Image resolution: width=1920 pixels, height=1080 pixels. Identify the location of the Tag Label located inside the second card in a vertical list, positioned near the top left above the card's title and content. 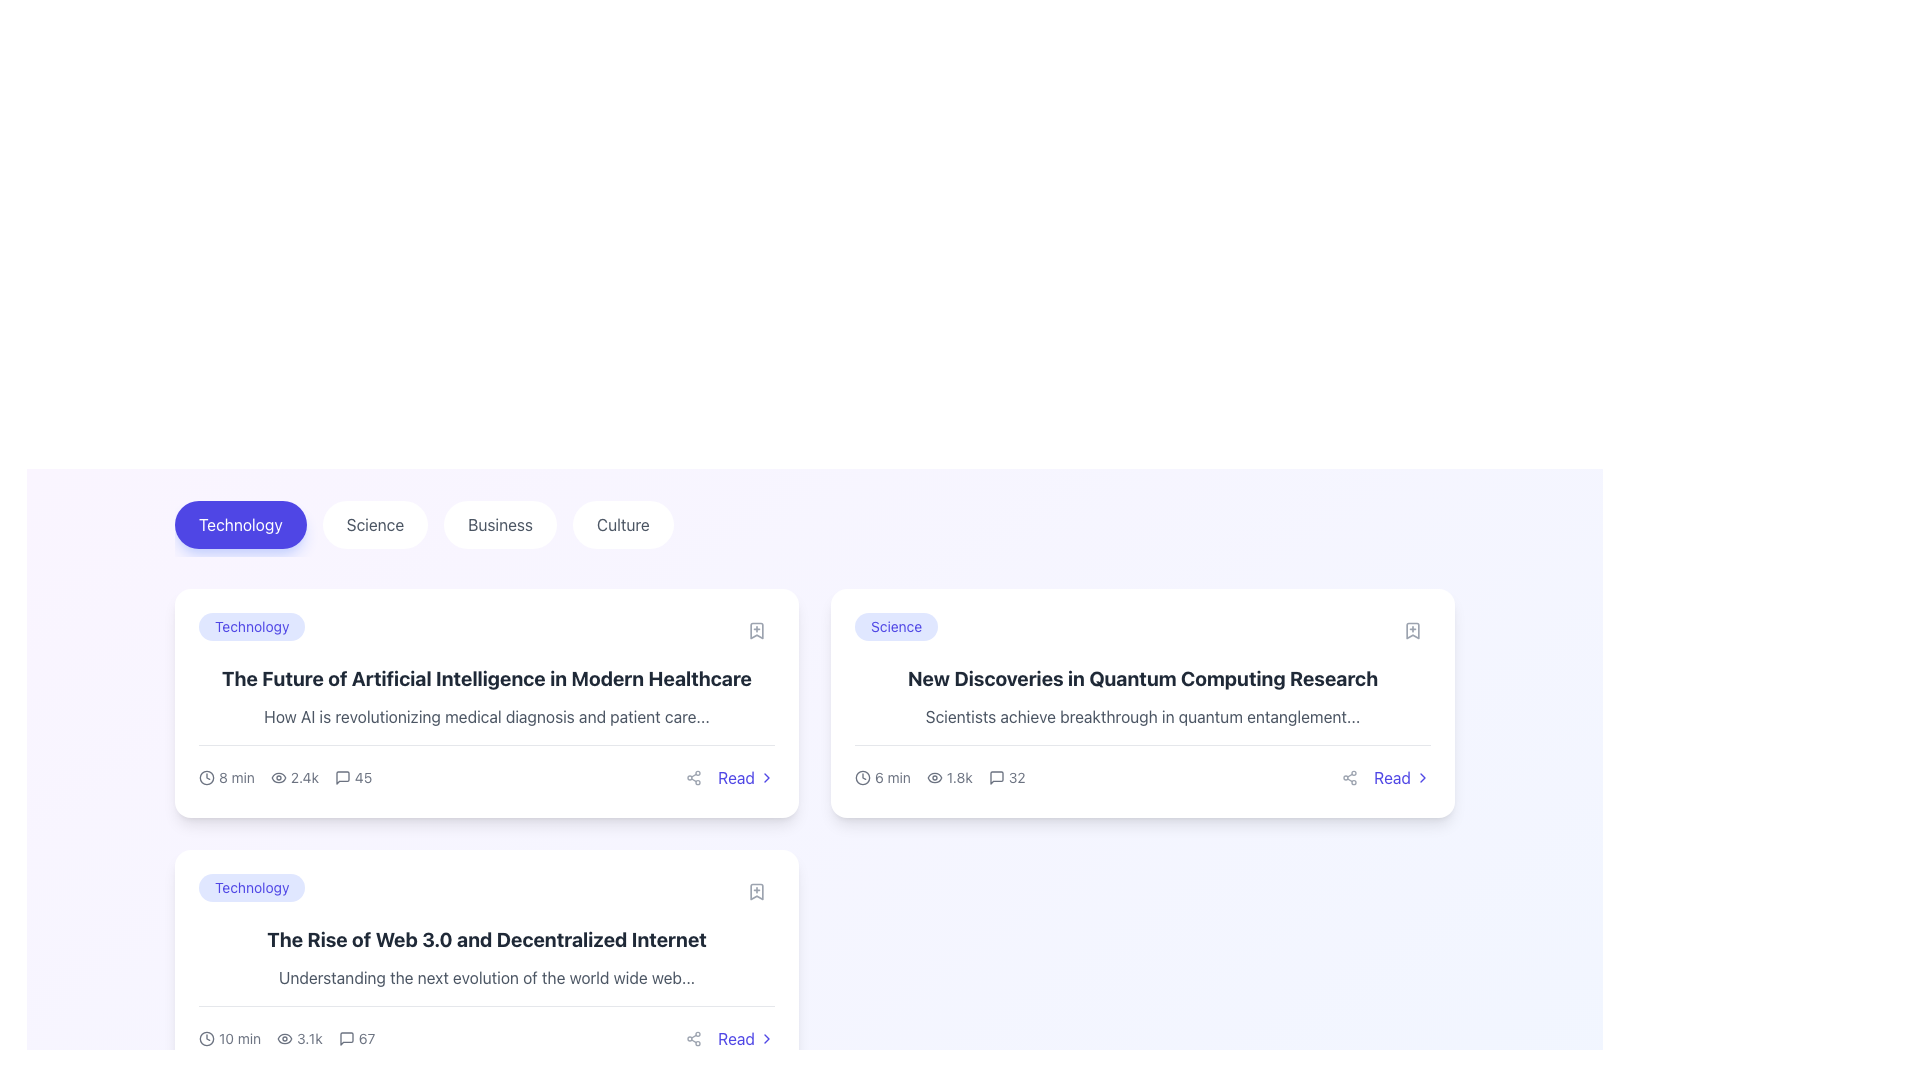
(251, 886).